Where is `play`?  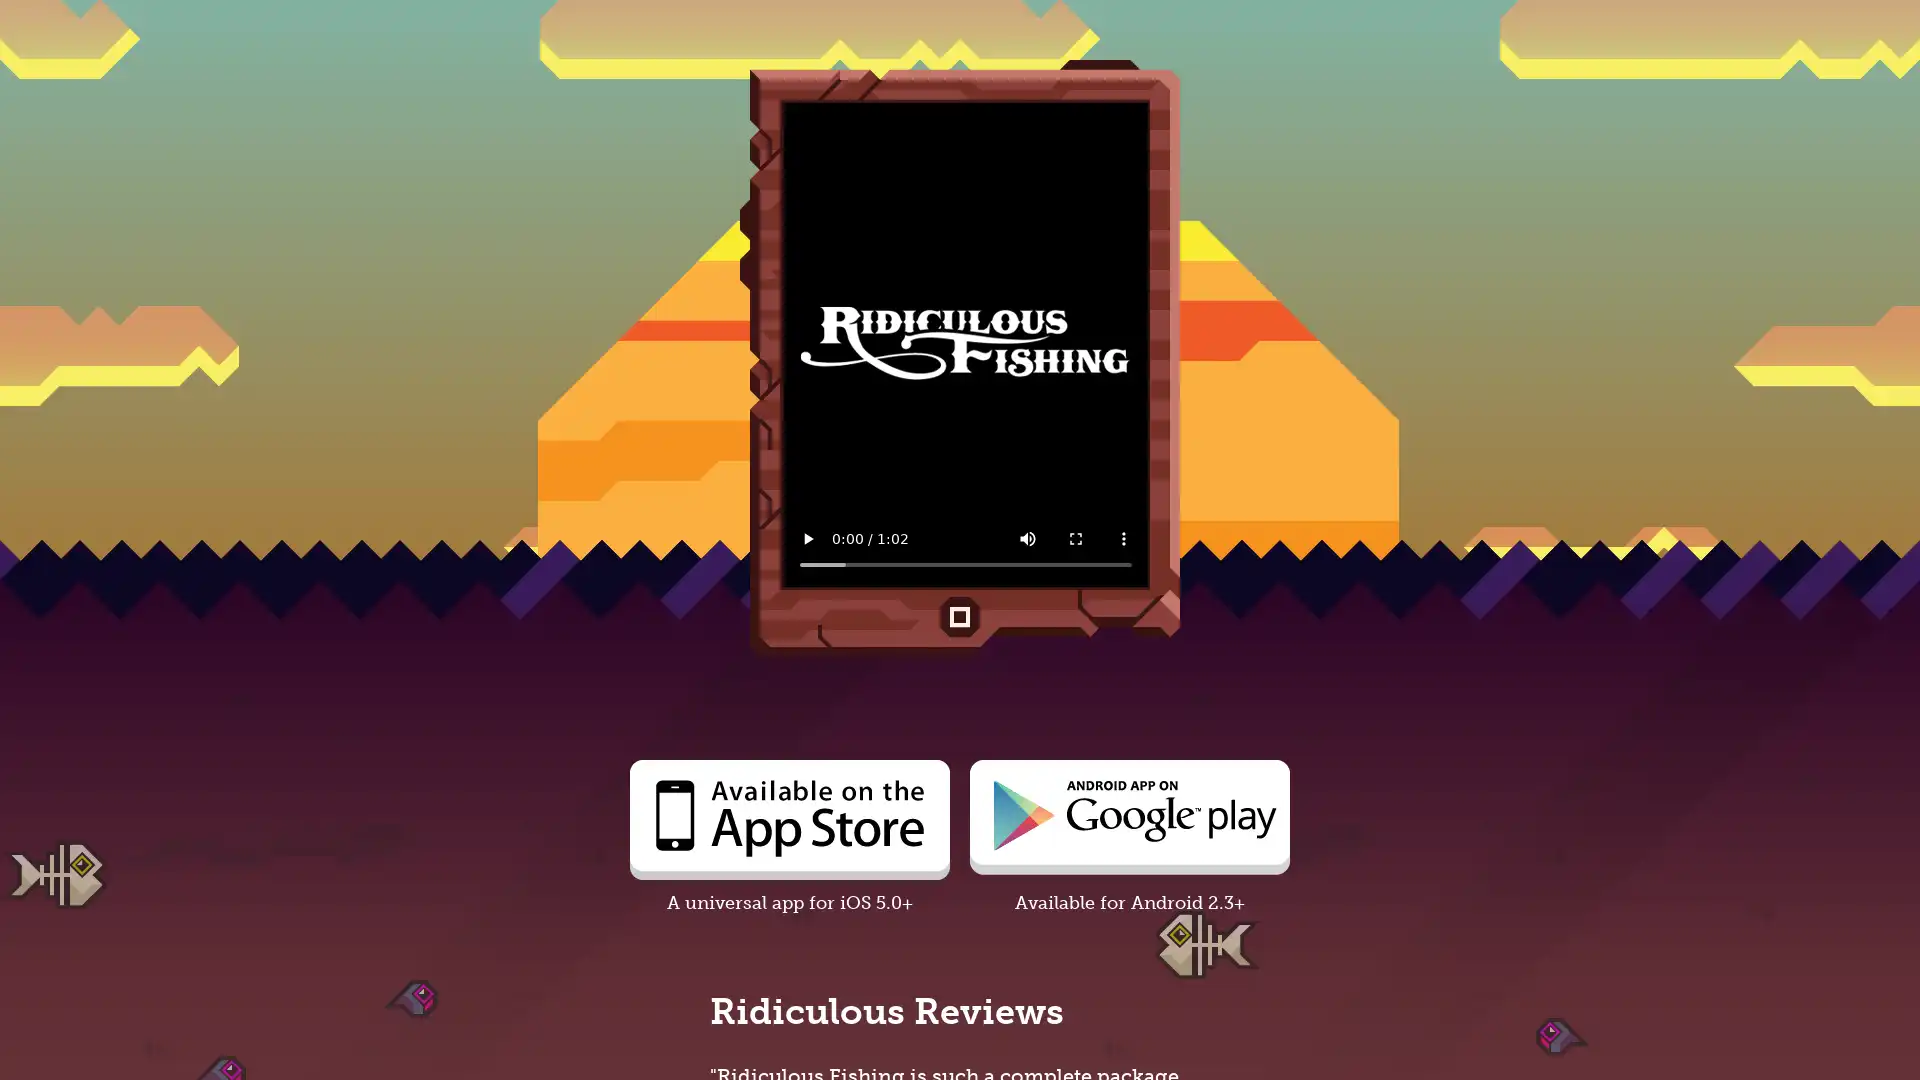
play is located at coordinates (807, 538).